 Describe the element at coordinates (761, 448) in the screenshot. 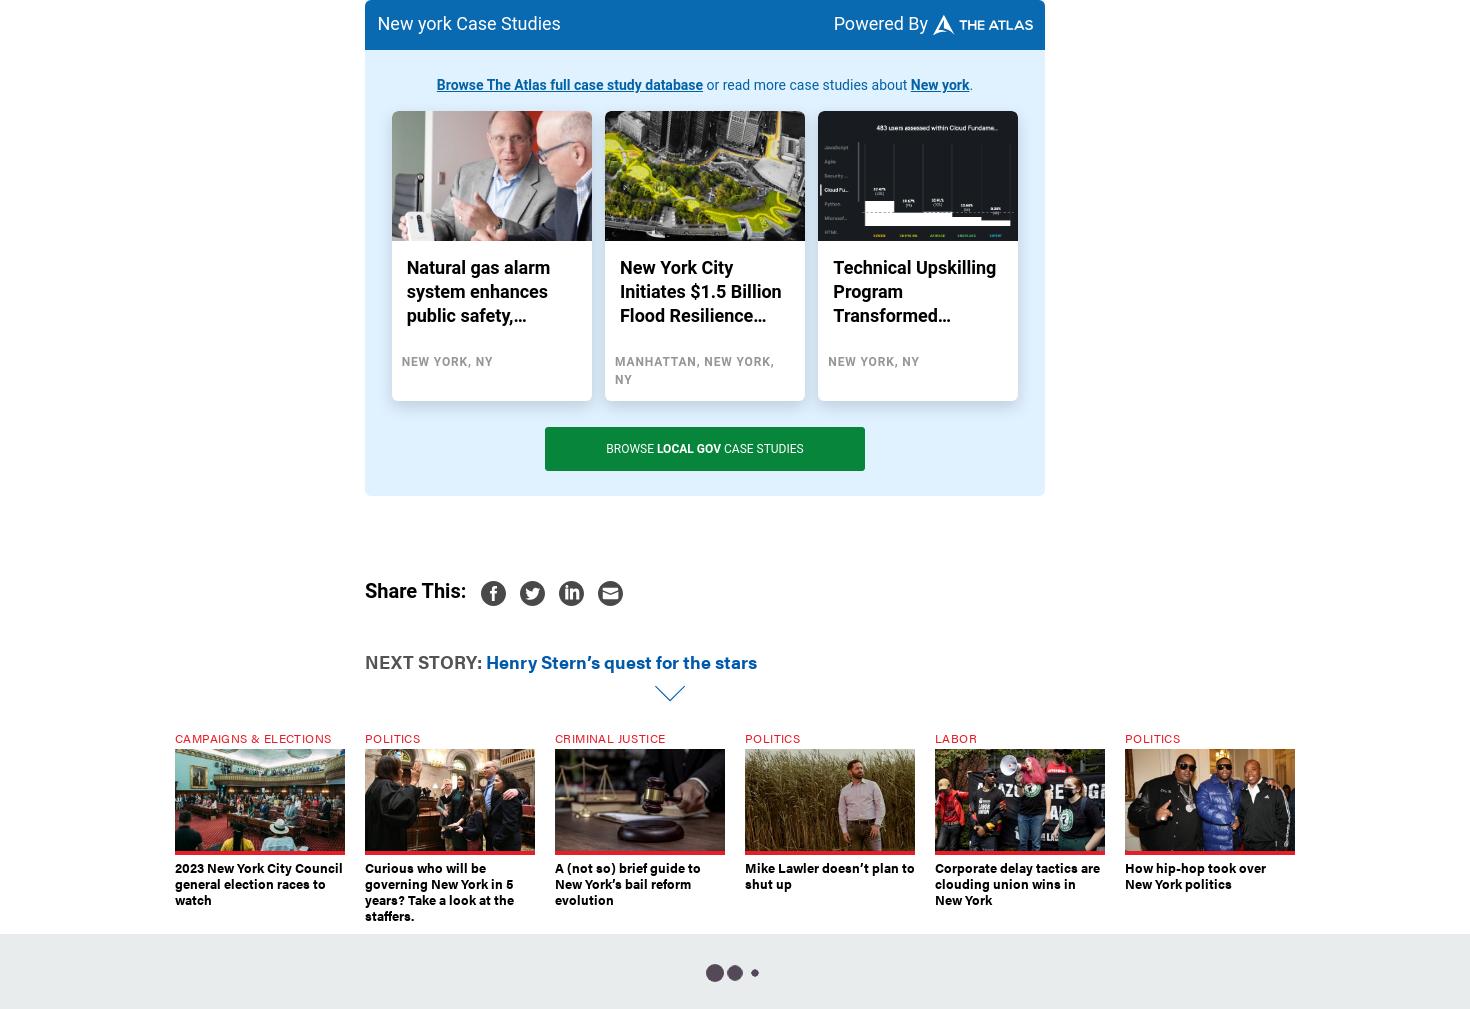

I see `'CASE STUDIES'` at that location.